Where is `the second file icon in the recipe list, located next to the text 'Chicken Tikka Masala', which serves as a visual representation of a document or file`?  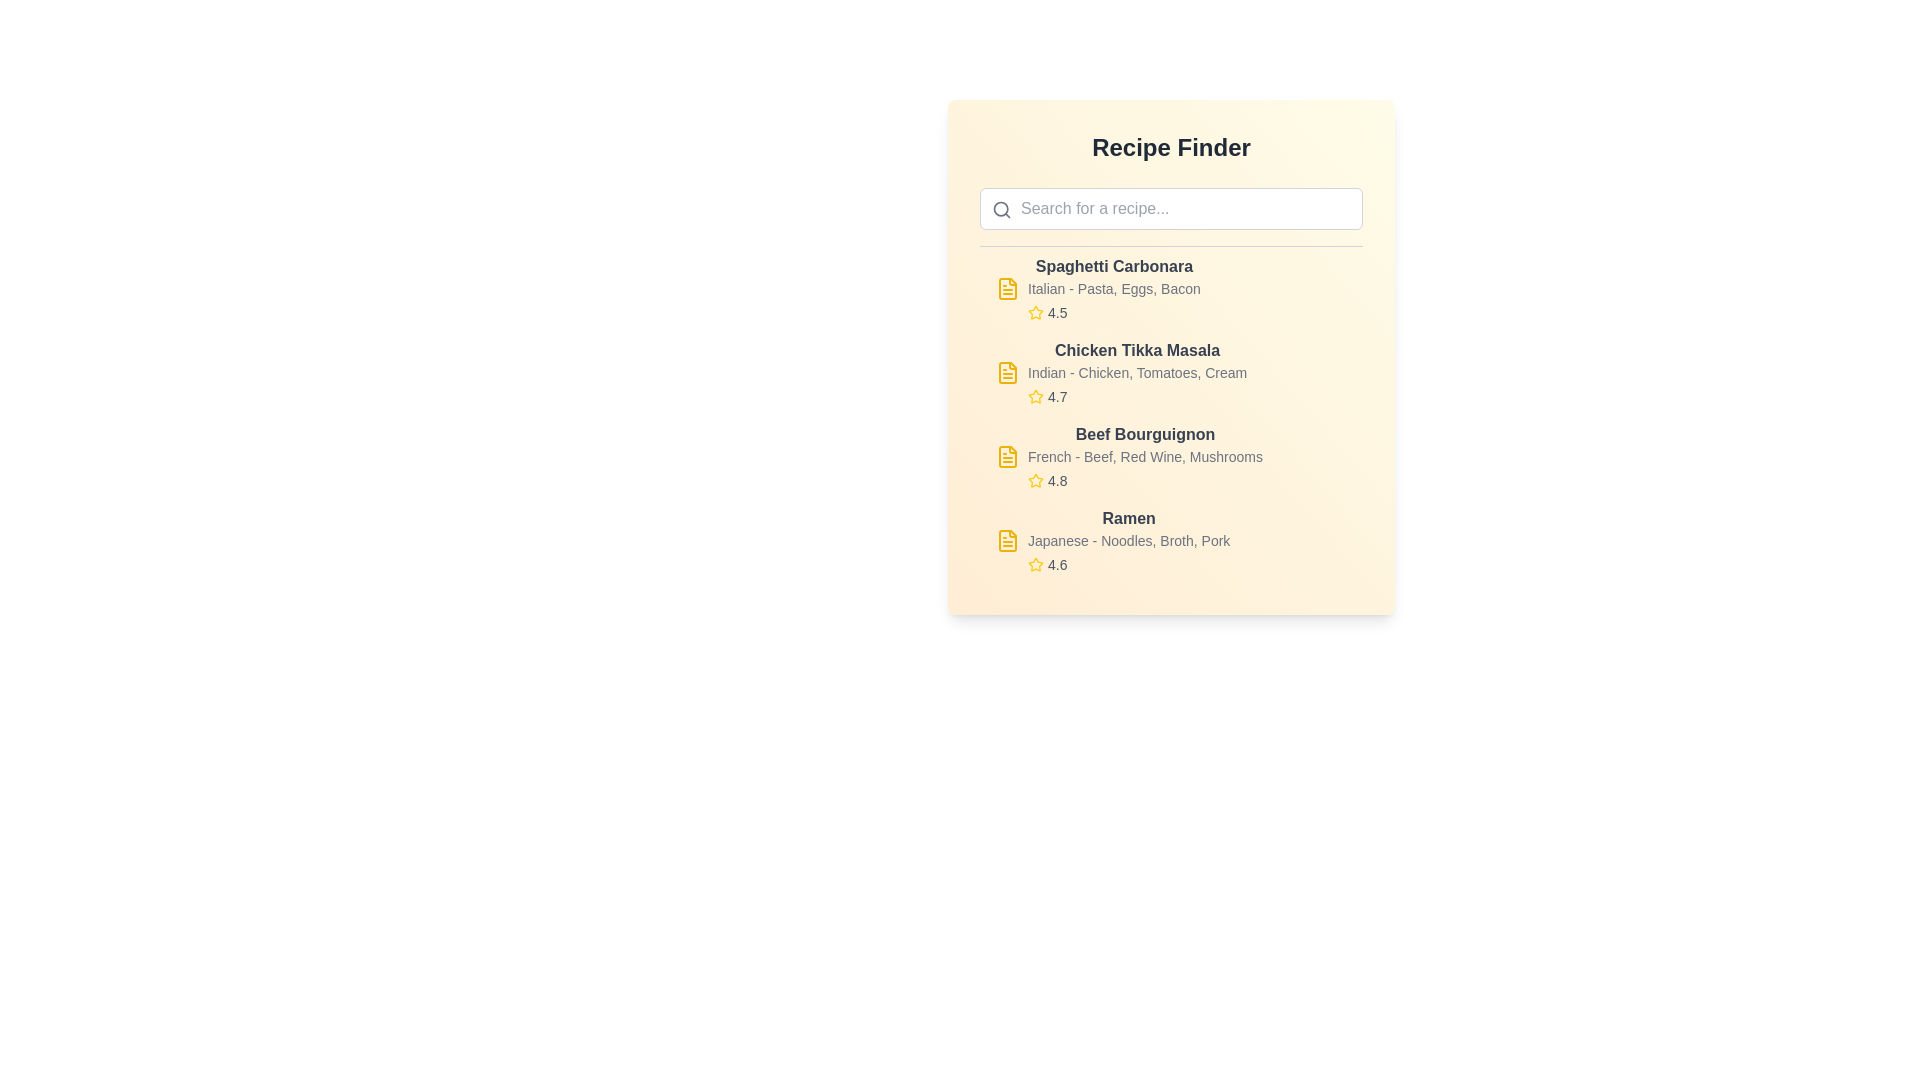 the second file icon in the recipe list, located next to the text 'Chicken Tikka Masala', which serves as a visual representation of a document or file is located at coordinates (1008, 373).